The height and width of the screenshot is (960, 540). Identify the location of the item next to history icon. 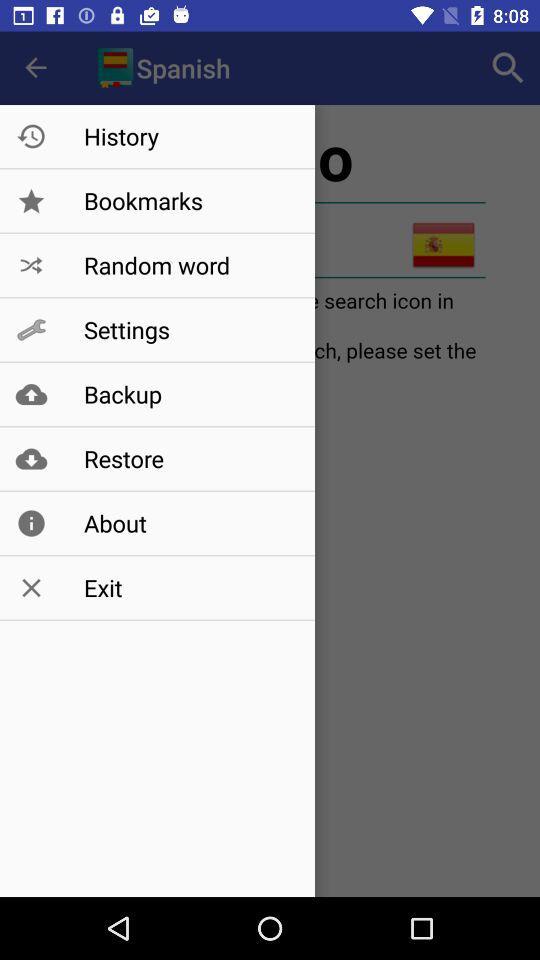
(508, 68).